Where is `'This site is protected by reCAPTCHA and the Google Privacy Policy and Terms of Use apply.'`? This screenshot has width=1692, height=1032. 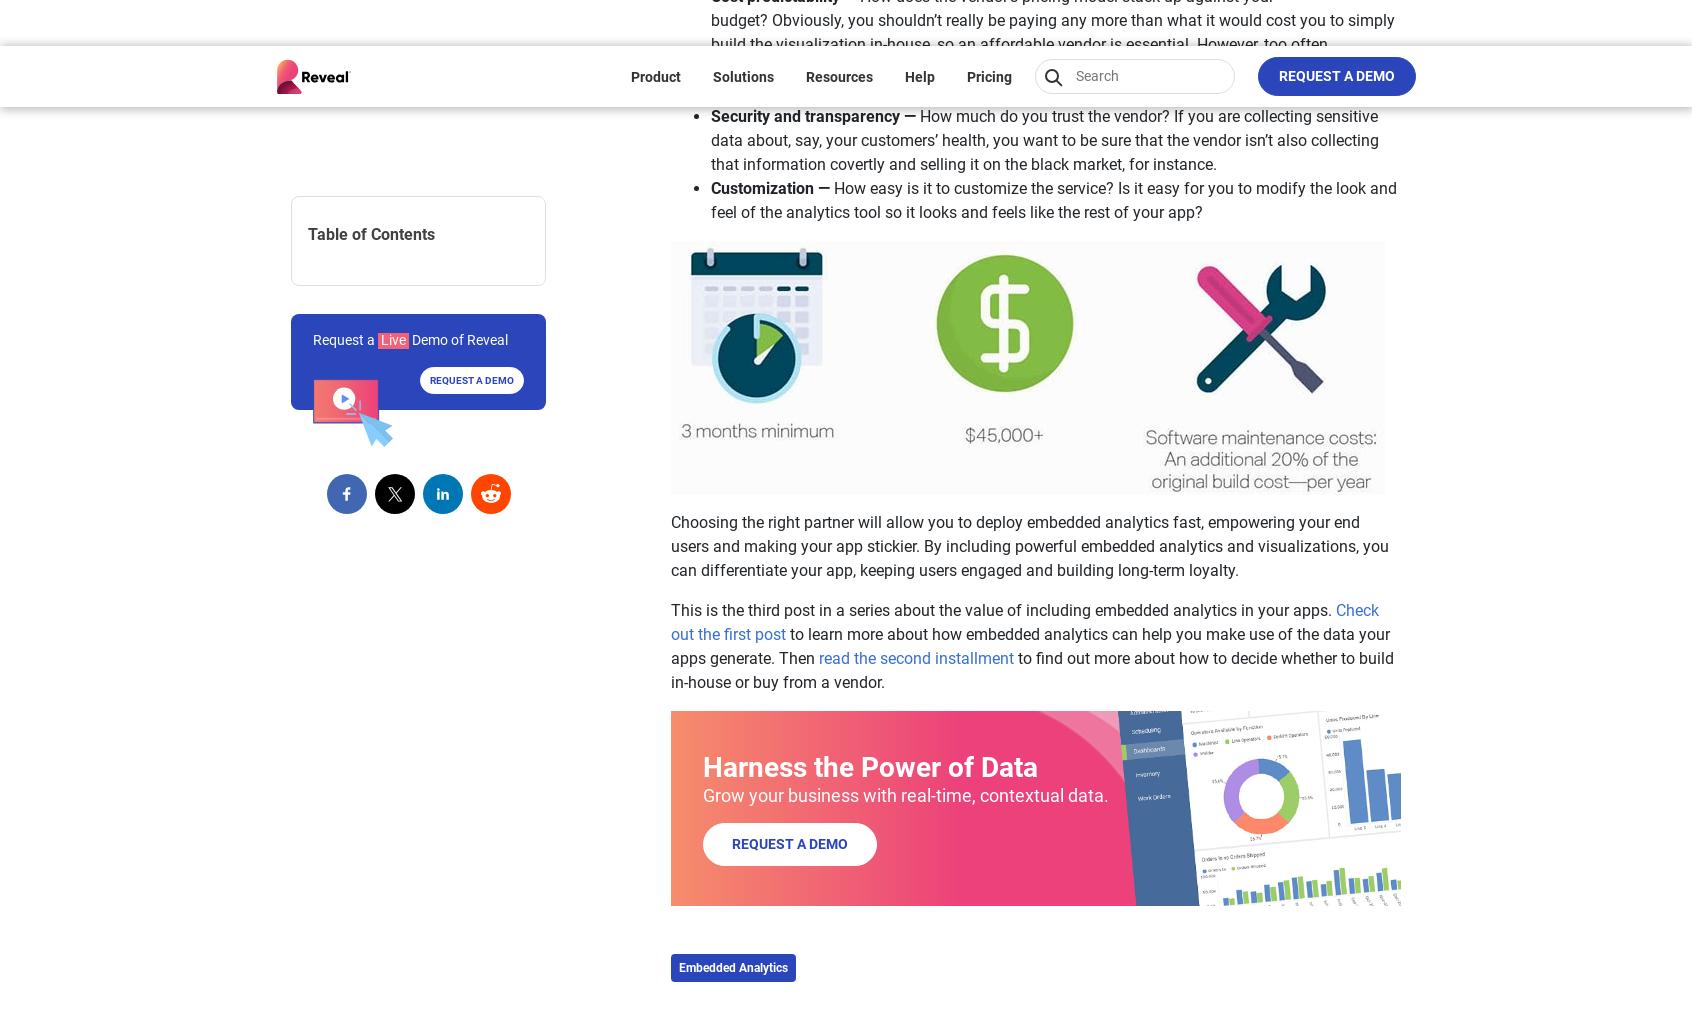 'This site is protected by reCAPTCHA and the Google Privacy Policy and Terms of Use apply.' is located at coordinates (1208, 677).